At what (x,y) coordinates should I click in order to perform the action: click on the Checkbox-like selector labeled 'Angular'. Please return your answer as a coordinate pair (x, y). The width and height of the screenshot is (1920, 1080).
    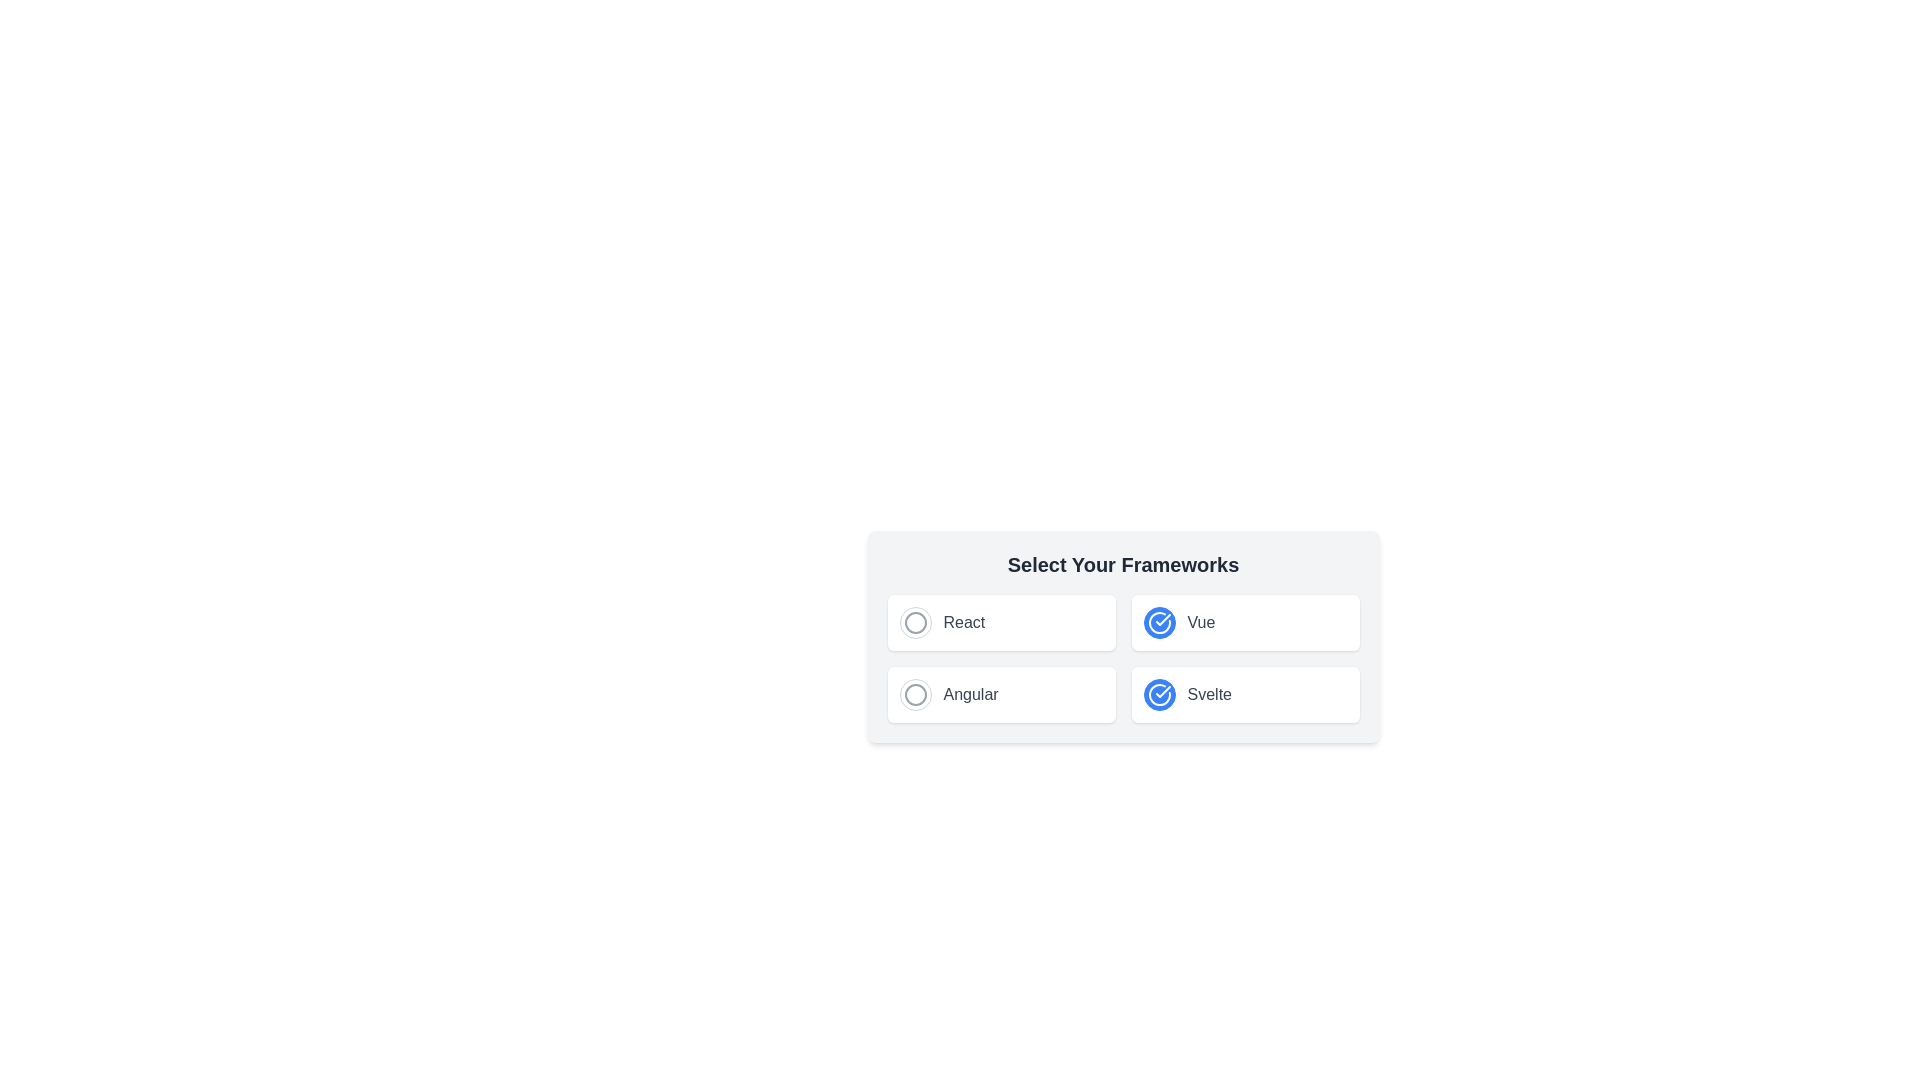
    Looking at the image, I should click on (1001, 693).